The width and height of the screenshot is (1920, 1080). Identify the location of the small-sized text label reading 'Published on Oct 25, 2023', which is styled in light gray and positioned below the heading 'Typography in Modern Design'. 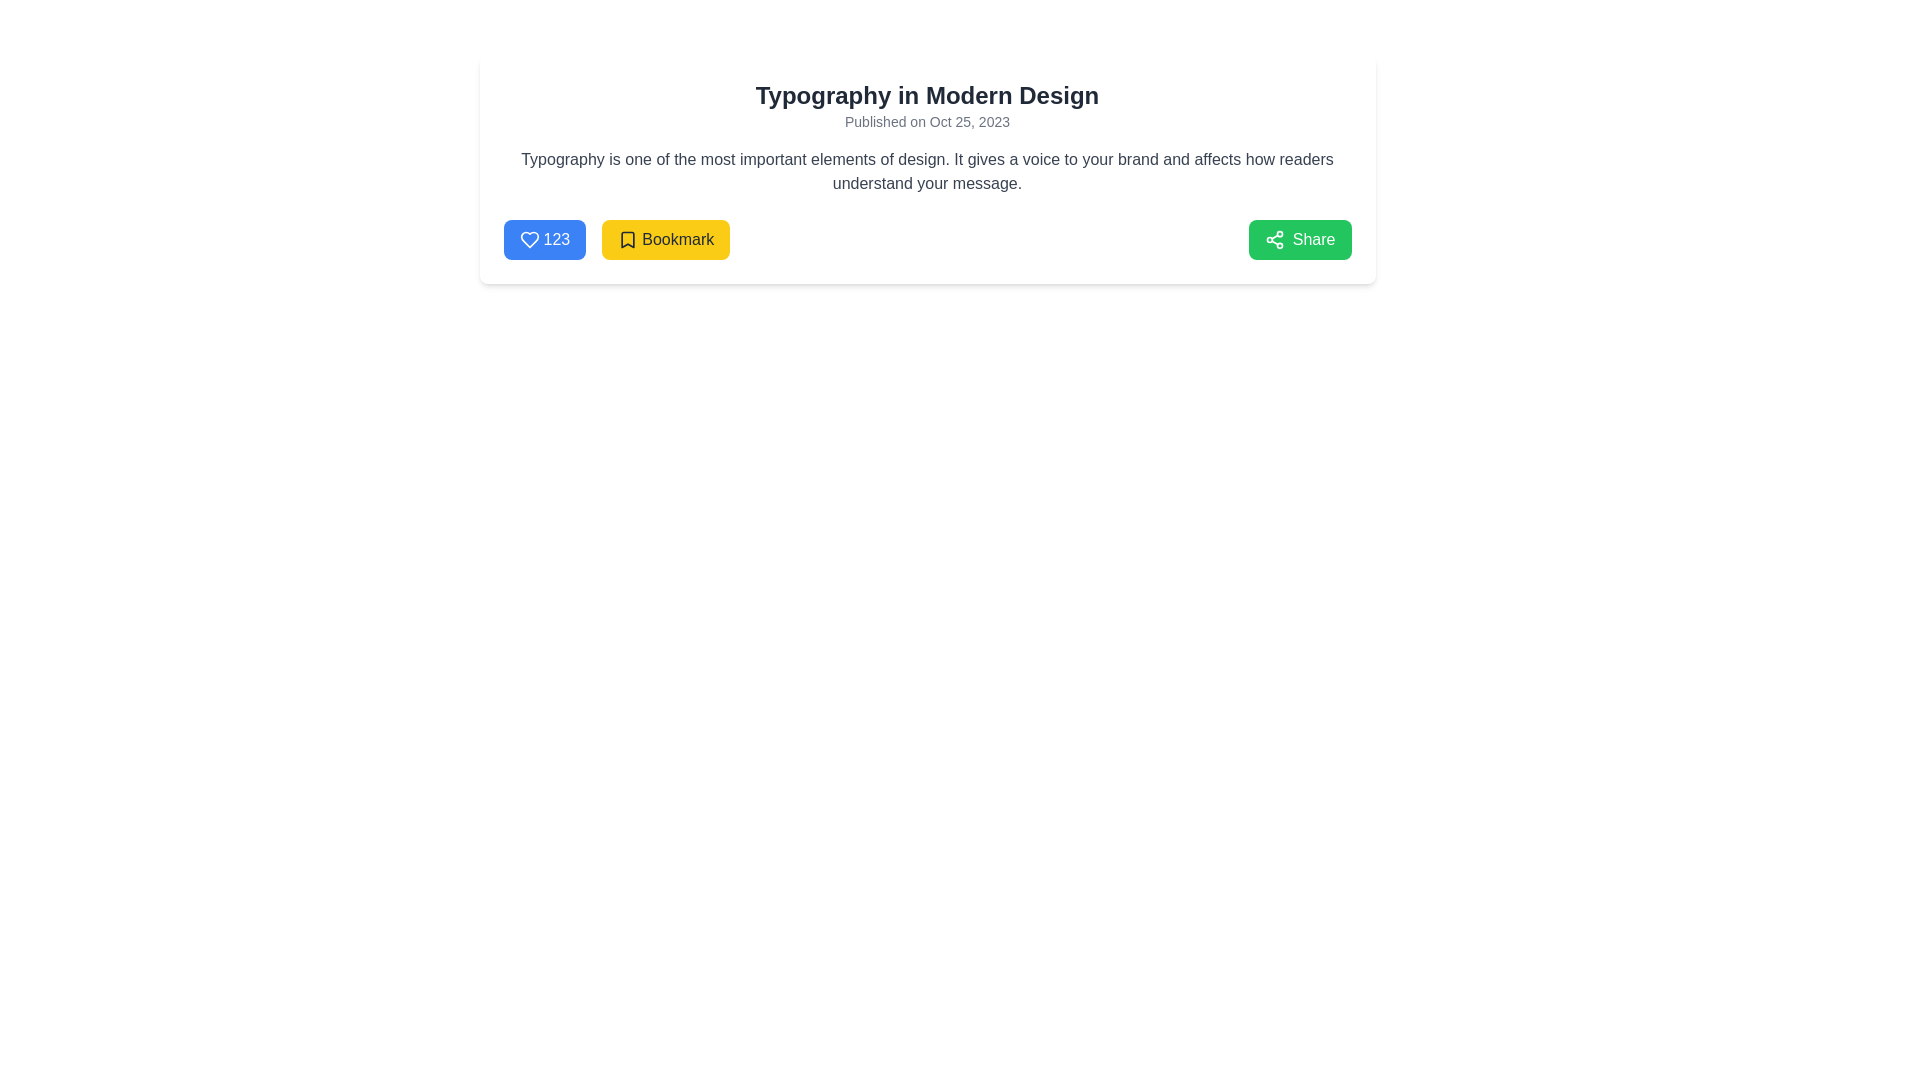
(926, 122).